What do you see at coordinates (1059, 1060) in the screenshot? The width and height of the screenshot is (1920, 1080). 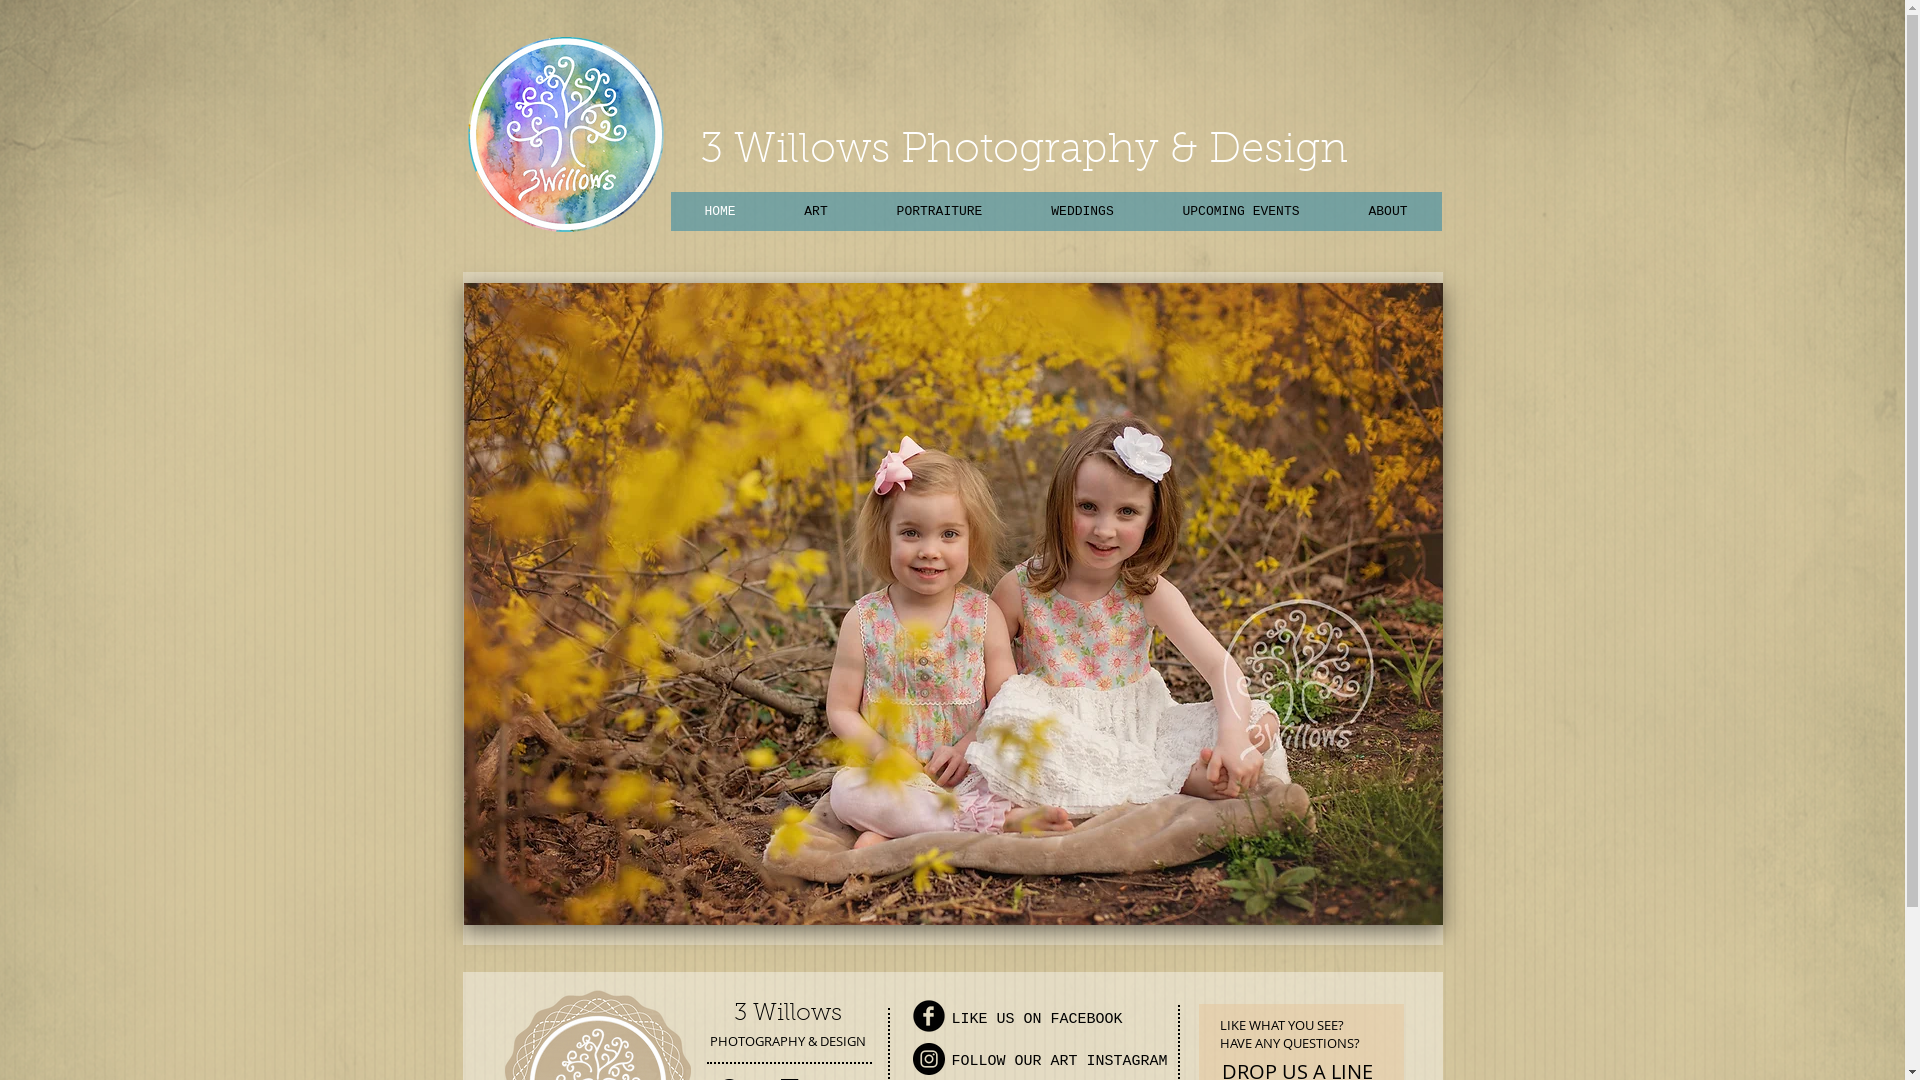 I see `'FOLLOW OUR ART INSTAGRAM'` at bounding box center [1059, 1060].